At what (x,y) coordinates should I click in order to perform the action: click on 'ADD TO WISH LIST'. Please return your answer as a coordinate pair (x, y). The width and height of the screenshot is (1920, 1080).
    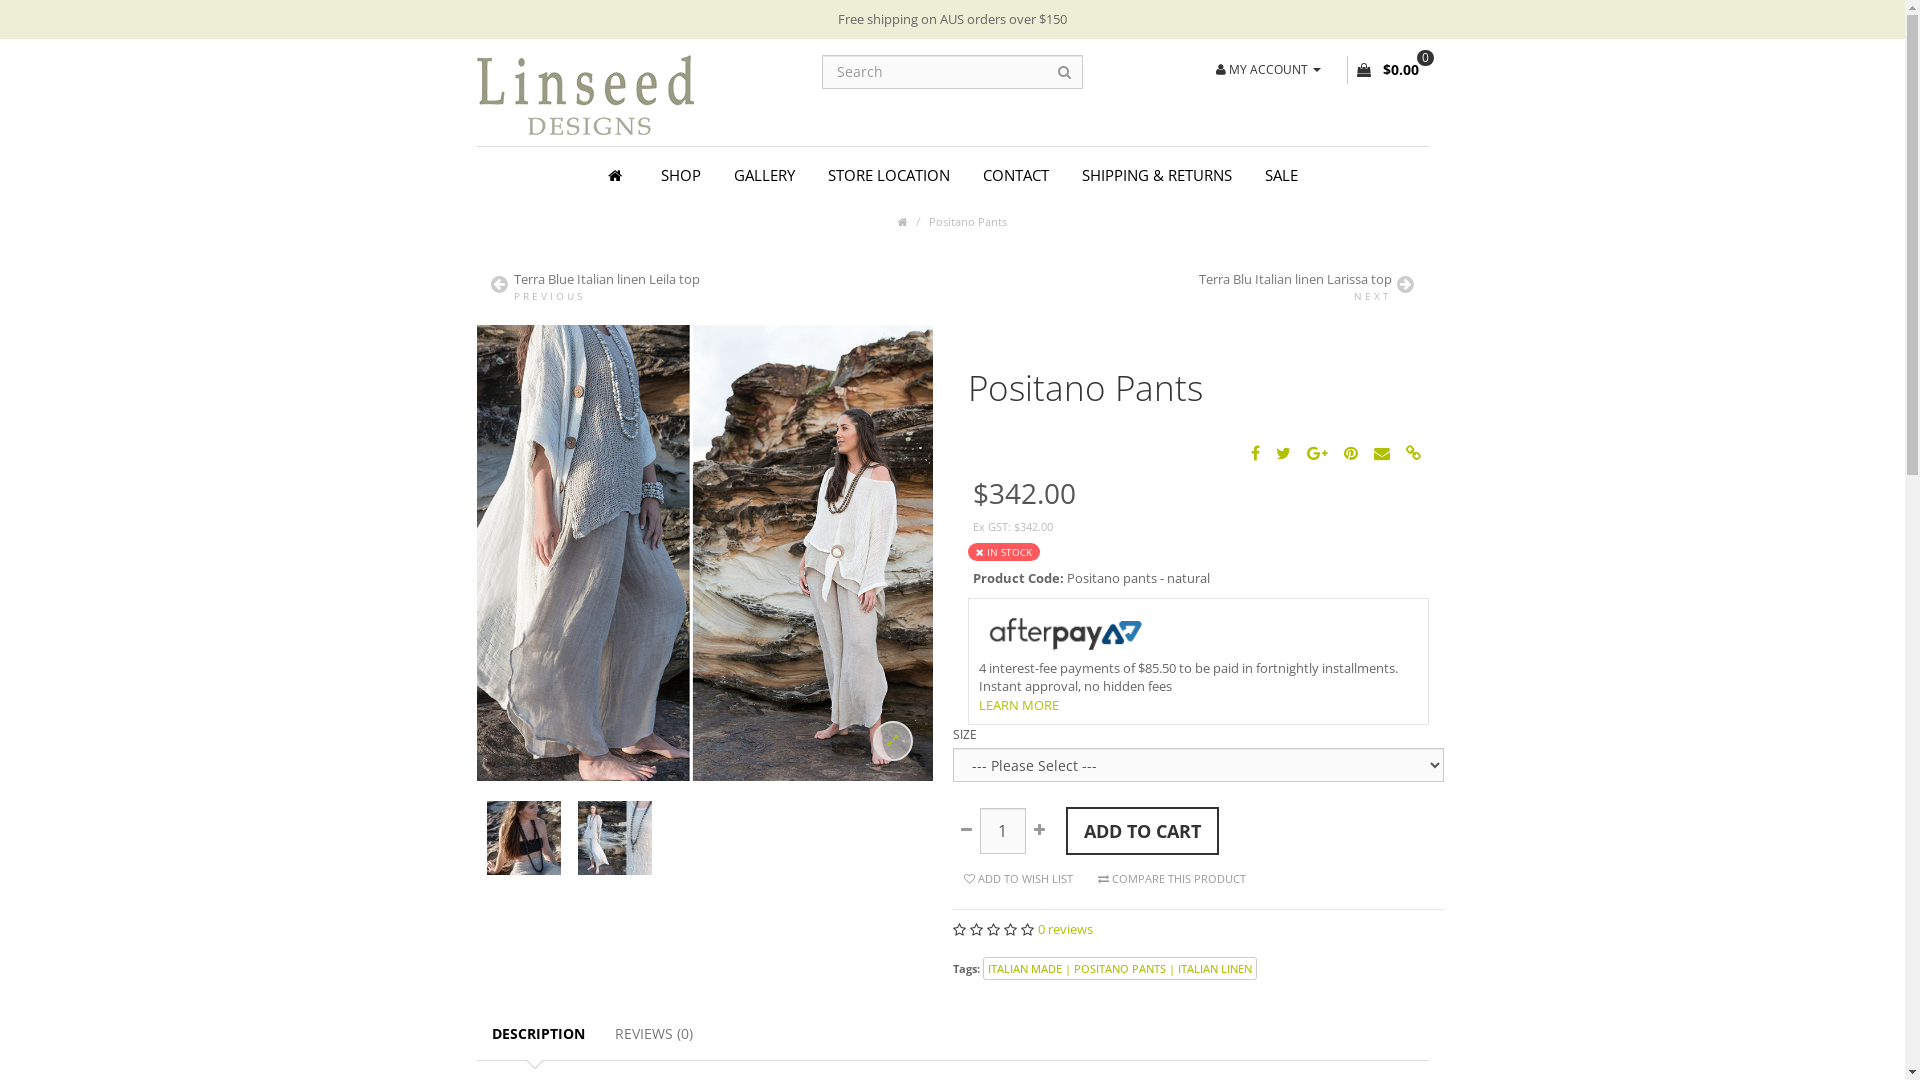
    Looking at the image, I should click on (1017, 878).